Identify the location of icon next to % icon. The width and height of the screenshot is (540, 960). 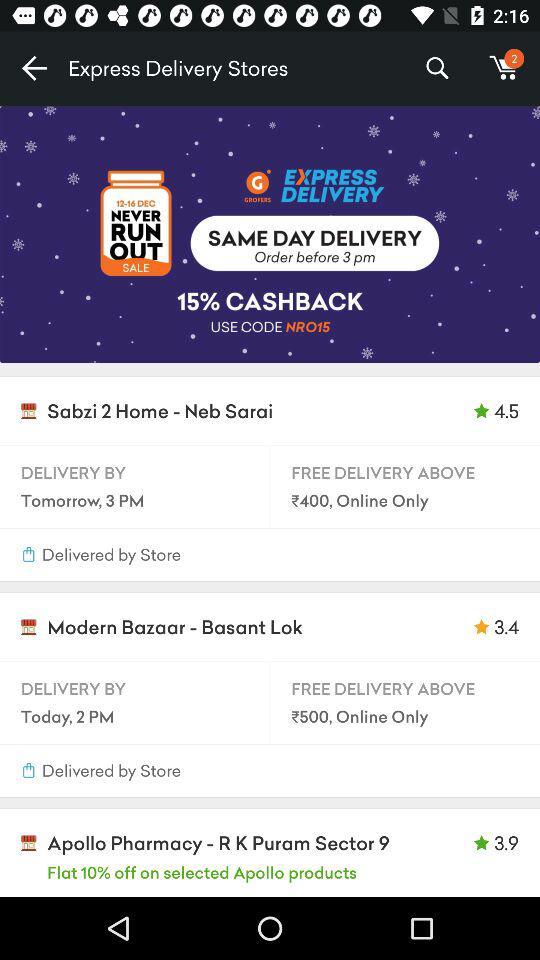
(503, 68).